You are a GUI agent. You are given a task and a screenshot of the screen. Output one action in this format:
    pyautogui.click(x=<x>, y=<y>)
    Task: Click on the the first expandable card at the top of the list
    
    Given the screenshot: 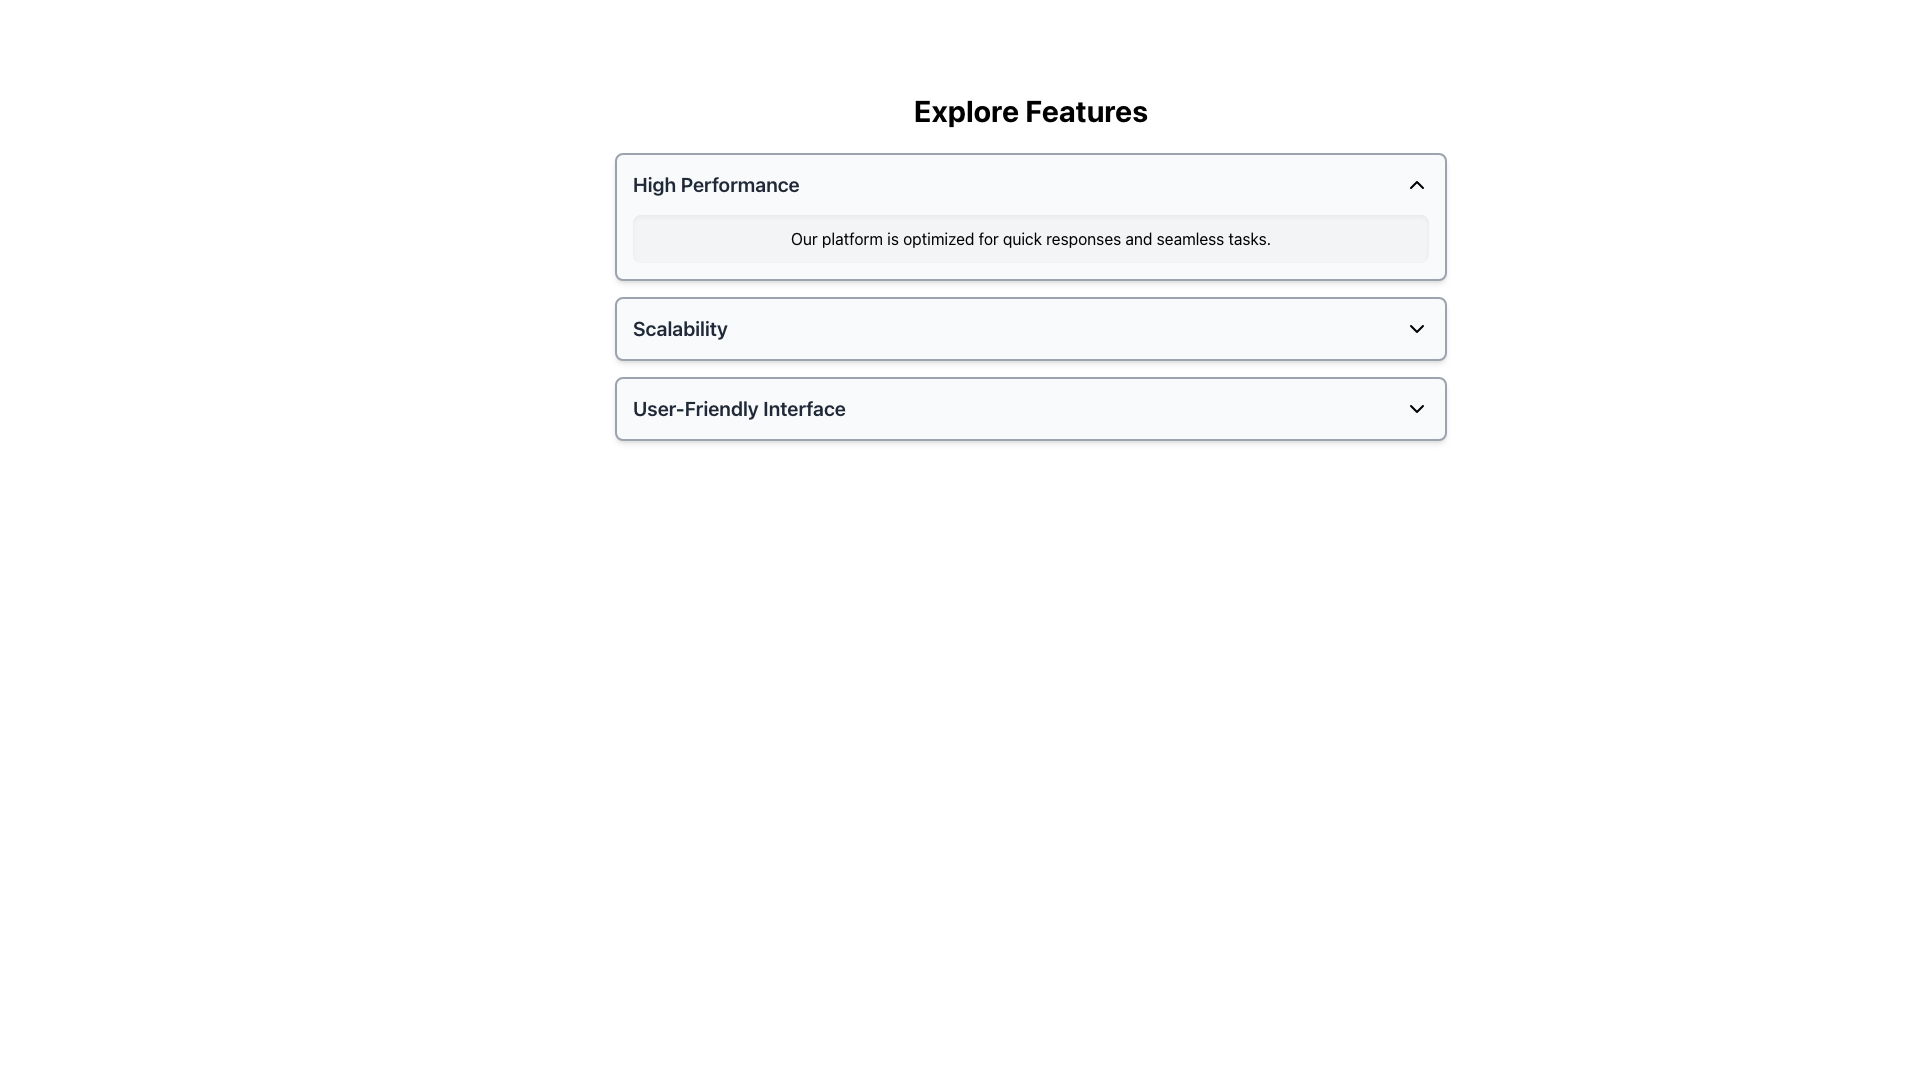 What is the action you would take?
    pyautogui.click(x=1031, y=216)
    